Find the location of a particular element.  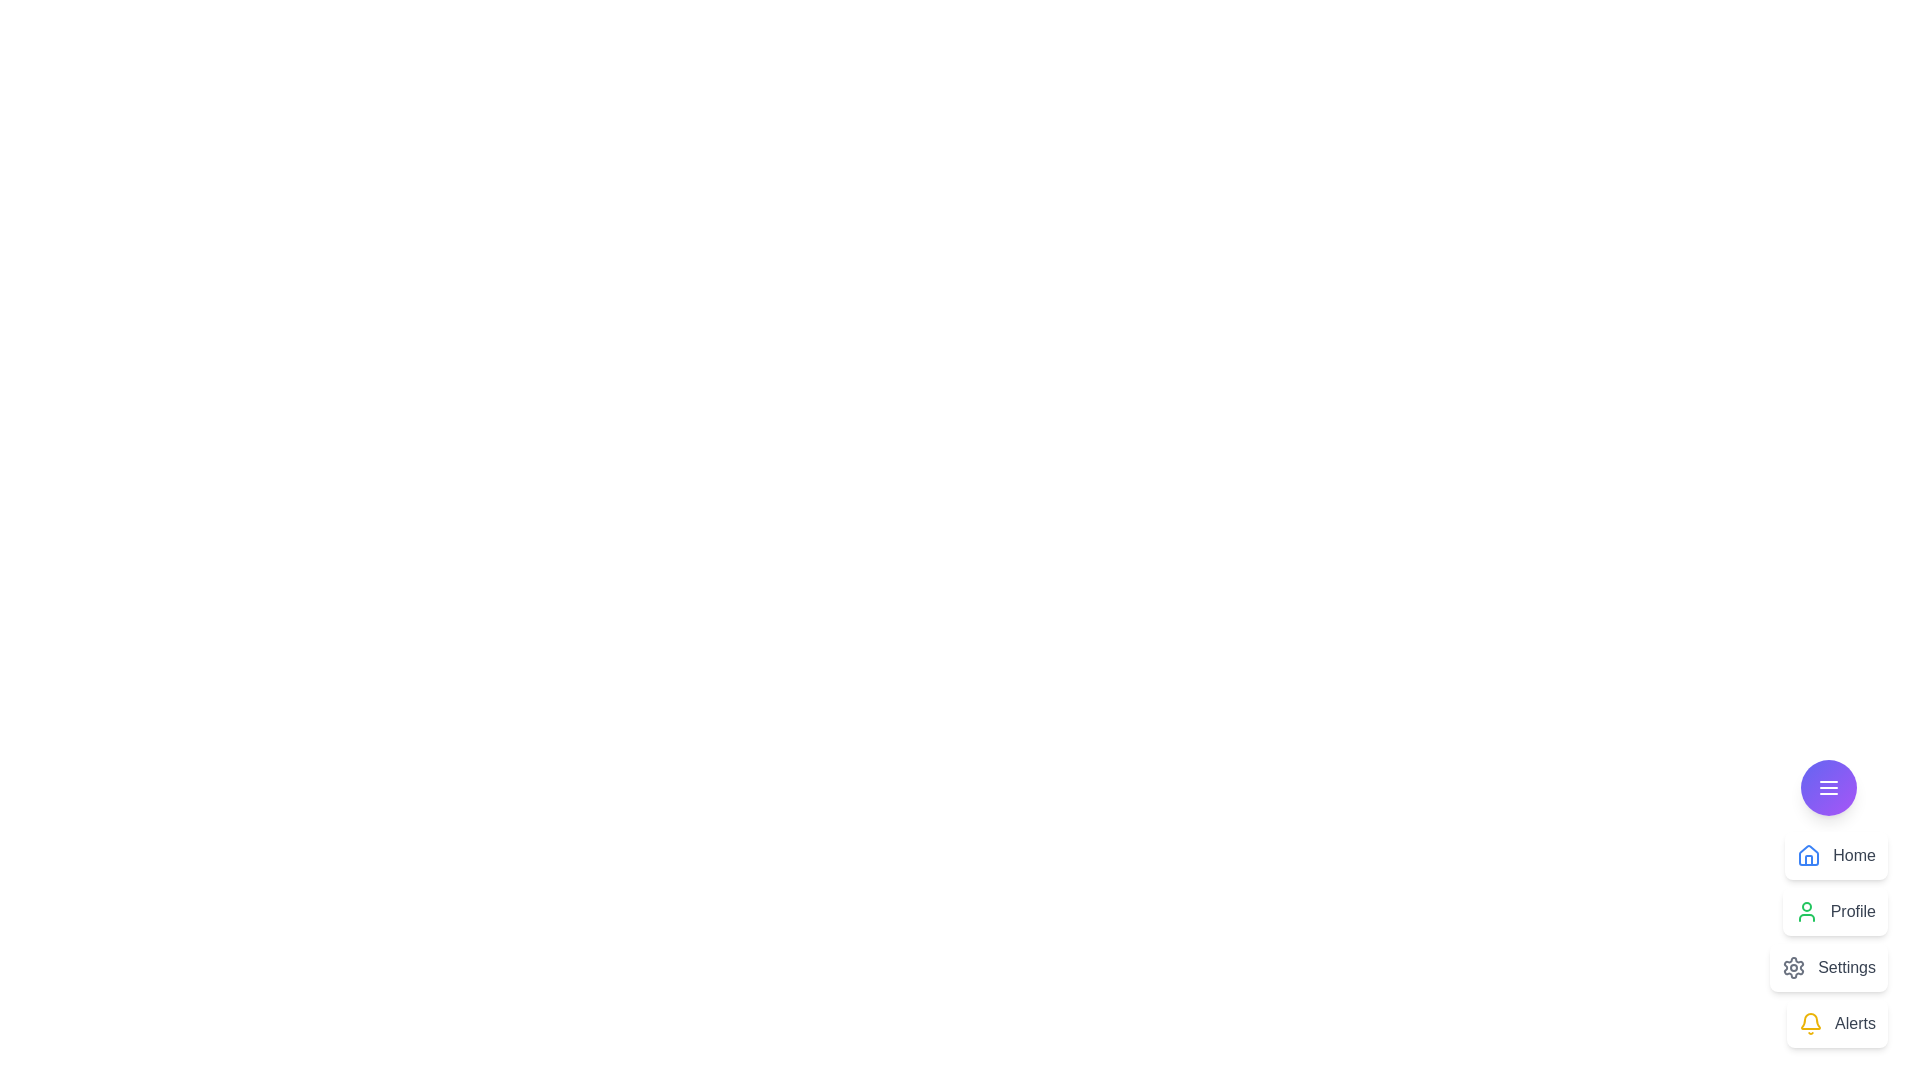

the icon corresponding to Settings in the CustomSpeedDial menu is located at coordinates (1794, 967).